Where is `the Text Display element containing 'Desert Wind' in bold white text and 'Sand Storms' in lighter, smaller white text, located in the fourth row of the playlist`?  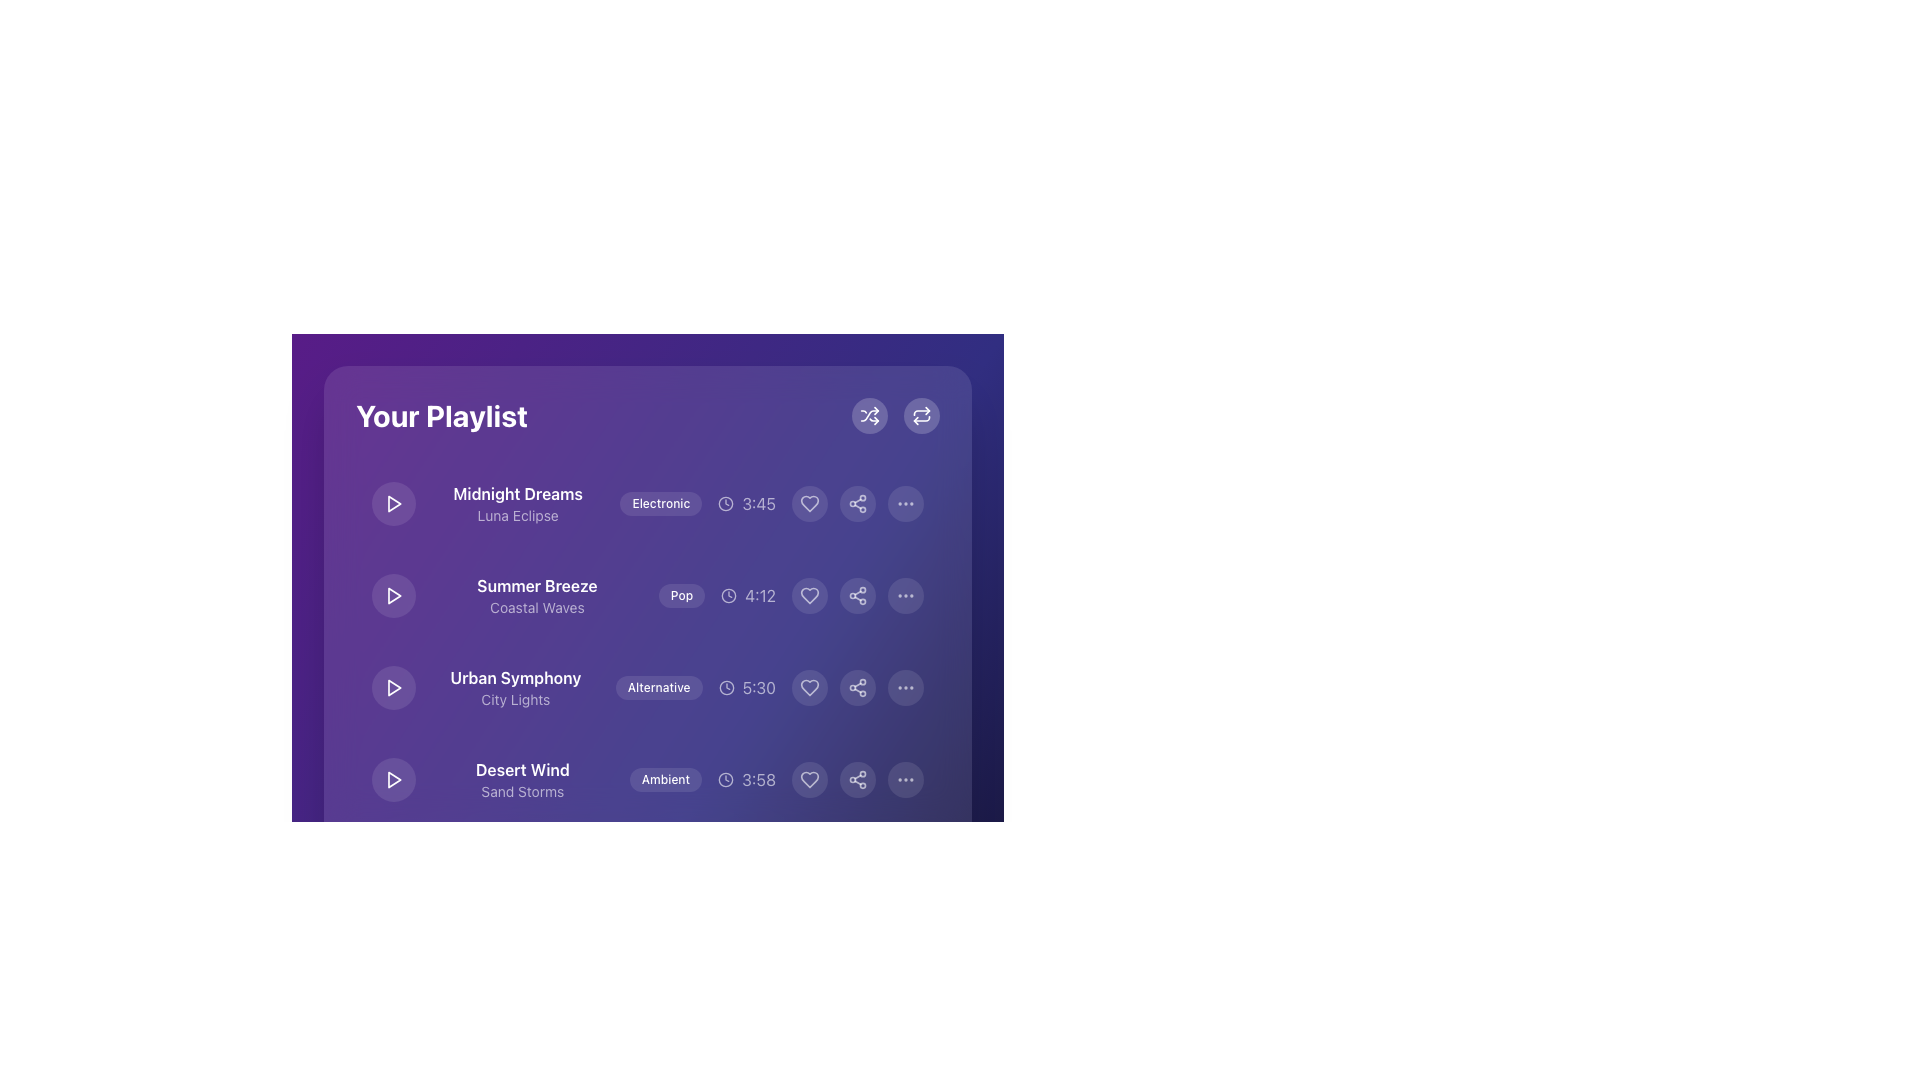
the Text Display element containing 'Desert Wind' in bold white text and 'Sand Storms' in lighter, smaller white text, located in the fourth row of the playlist is located at coordinates (522, 778).